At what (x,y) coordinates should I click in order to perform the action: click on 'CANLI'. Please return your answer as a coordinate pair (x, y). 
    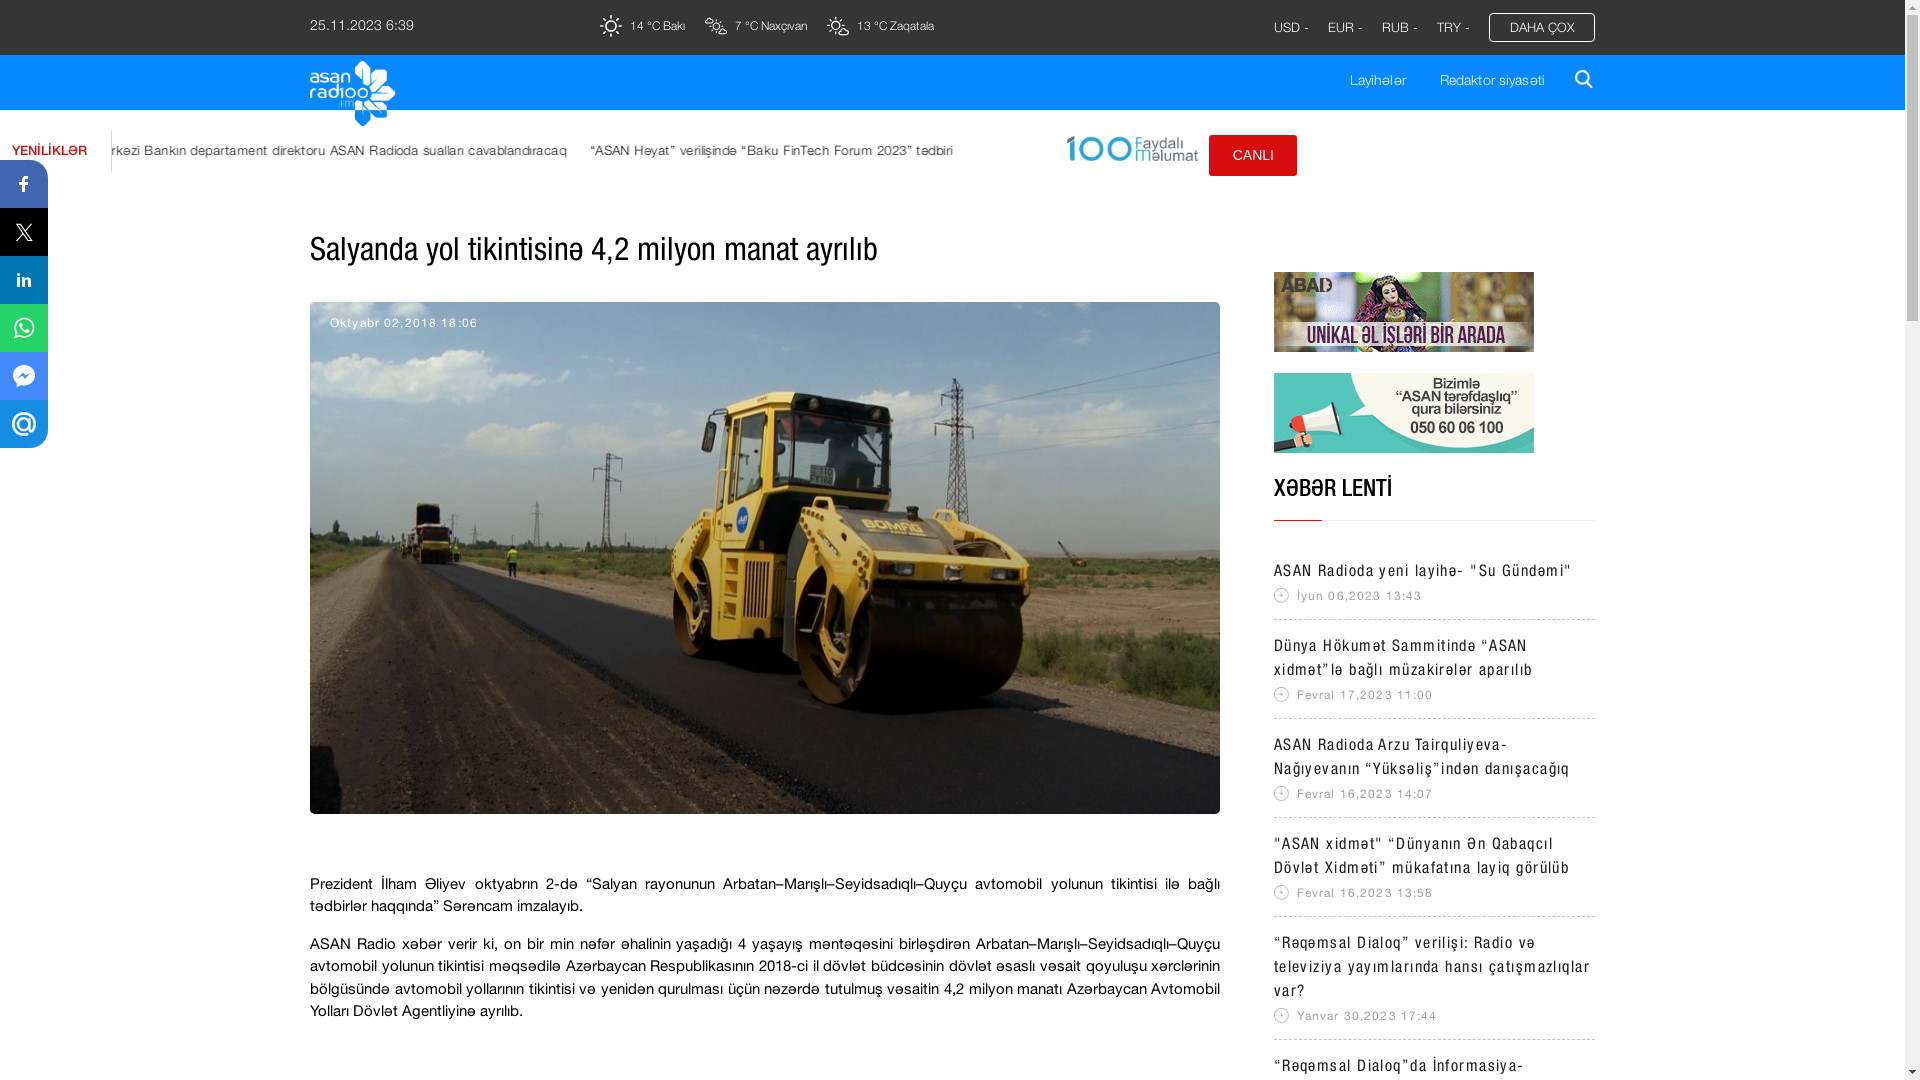
    Looking at the image, I should click on (1251, 154).